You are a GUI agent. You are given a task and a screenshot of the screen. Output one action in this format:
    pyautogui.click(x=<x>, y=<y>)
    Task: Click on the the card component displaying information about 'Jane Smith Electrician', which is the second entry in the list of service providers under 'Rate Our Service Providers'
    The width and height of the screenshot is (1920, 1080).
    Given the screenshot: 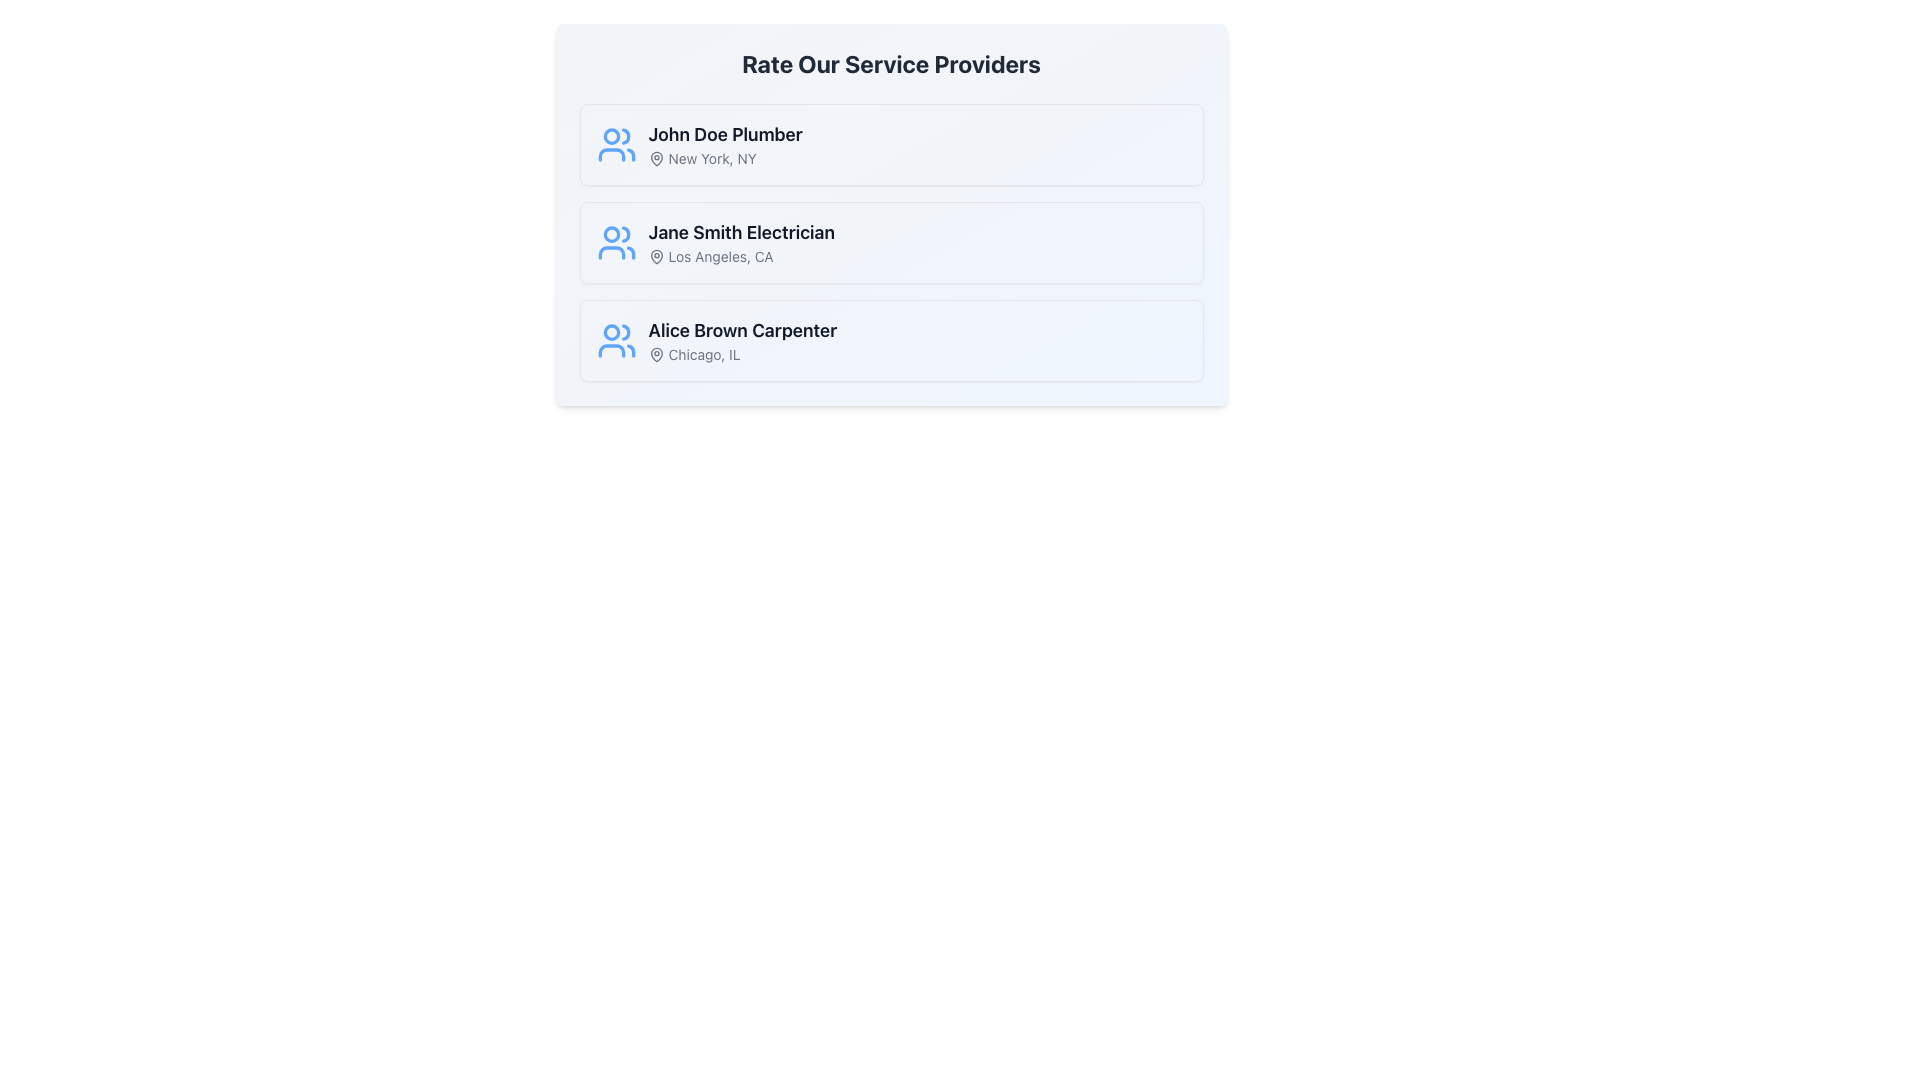 What is the action you would take?
    pyautogui.click(x=890, y=242)
    